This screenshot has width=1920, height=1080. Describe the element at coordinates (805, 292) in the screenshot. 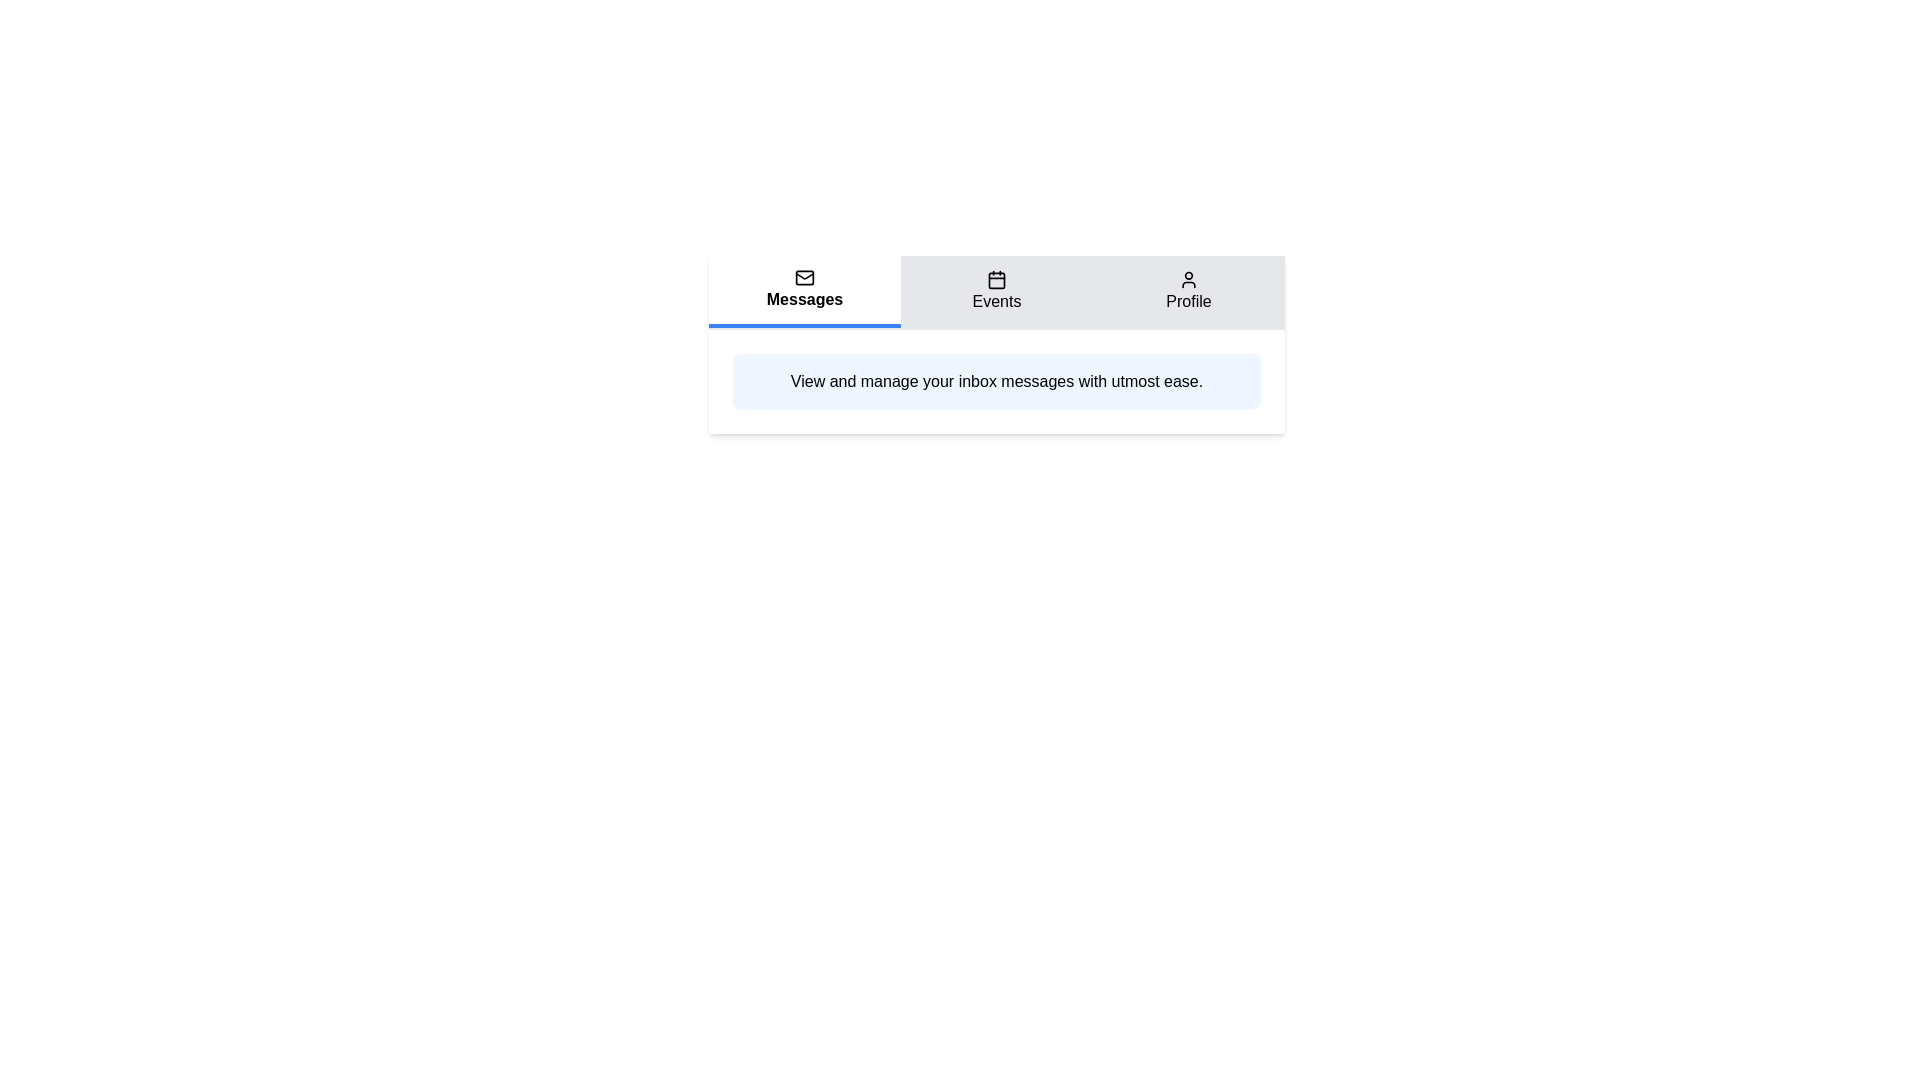

I see `the Messages tab by clicking on its title or icon` at that location.